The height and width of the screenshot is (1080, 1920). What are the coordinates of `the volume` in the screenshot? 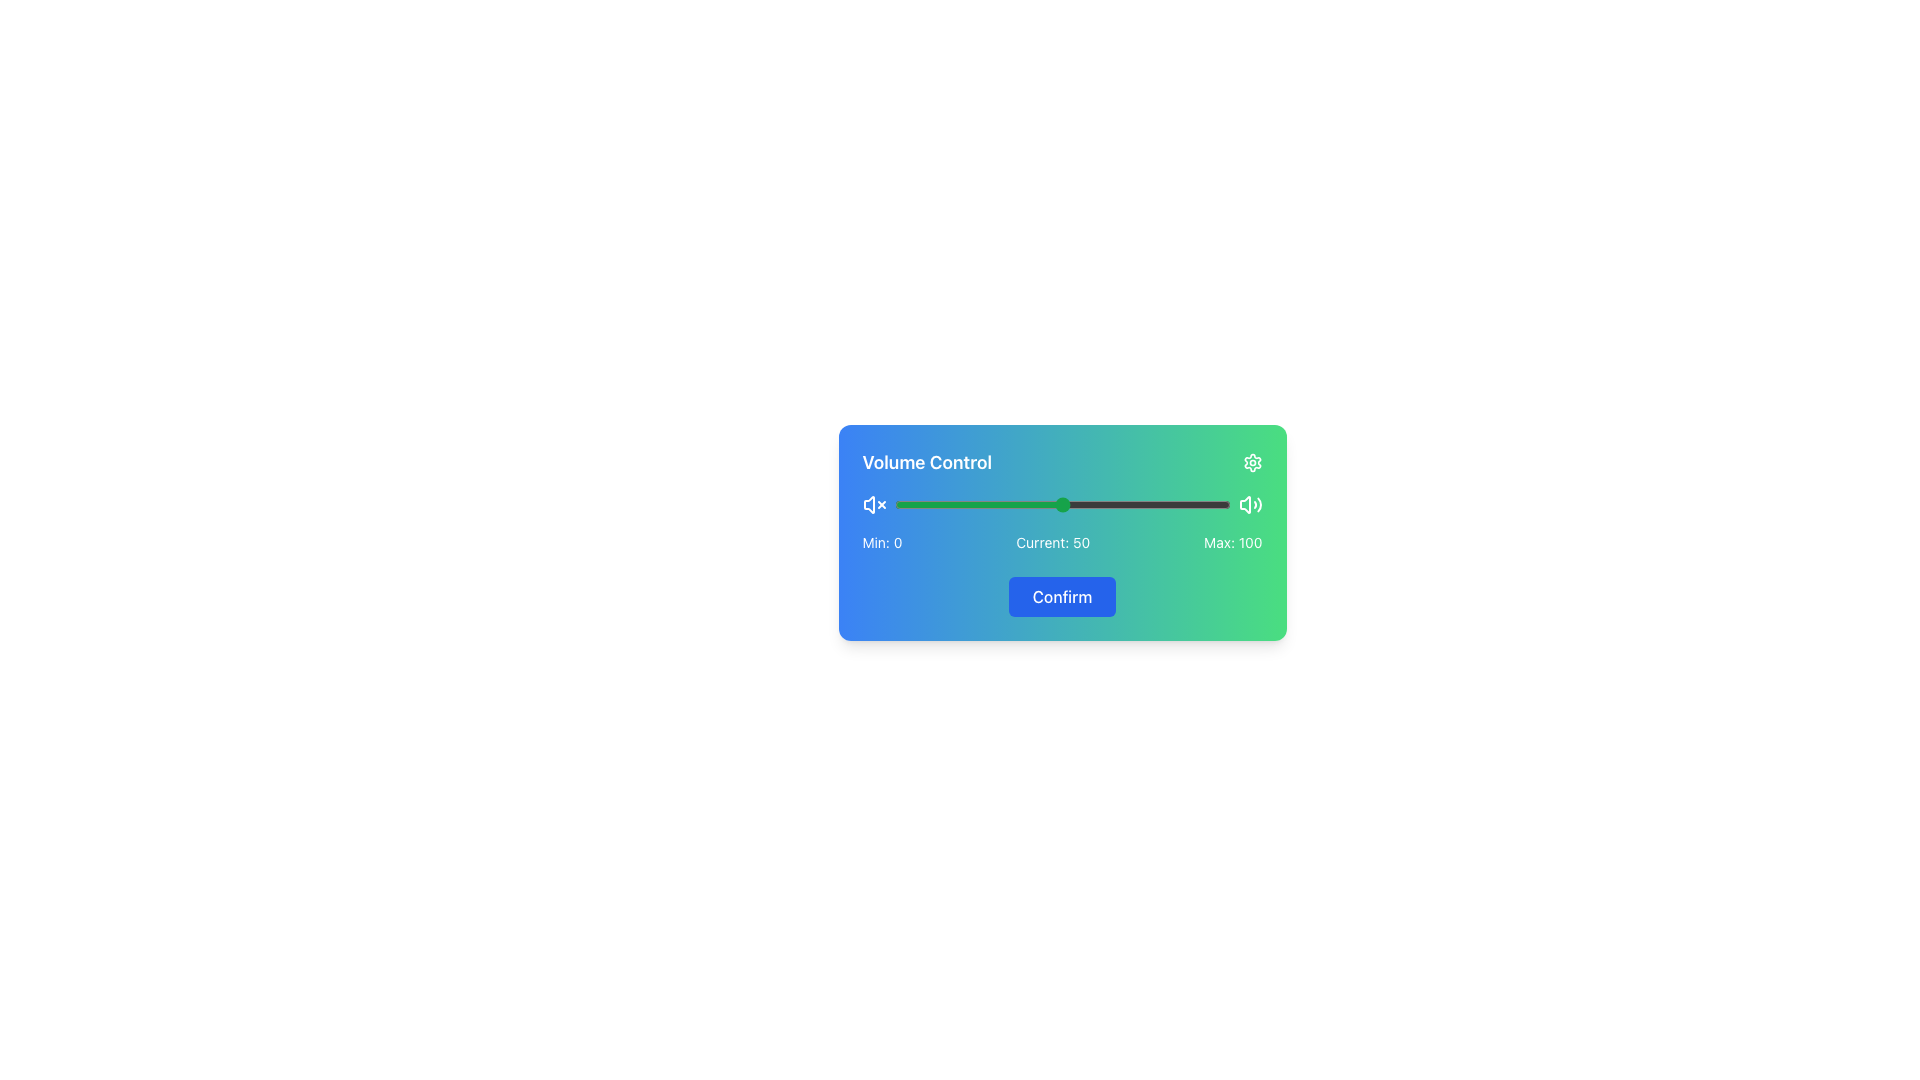 It's located at (1041, 504).